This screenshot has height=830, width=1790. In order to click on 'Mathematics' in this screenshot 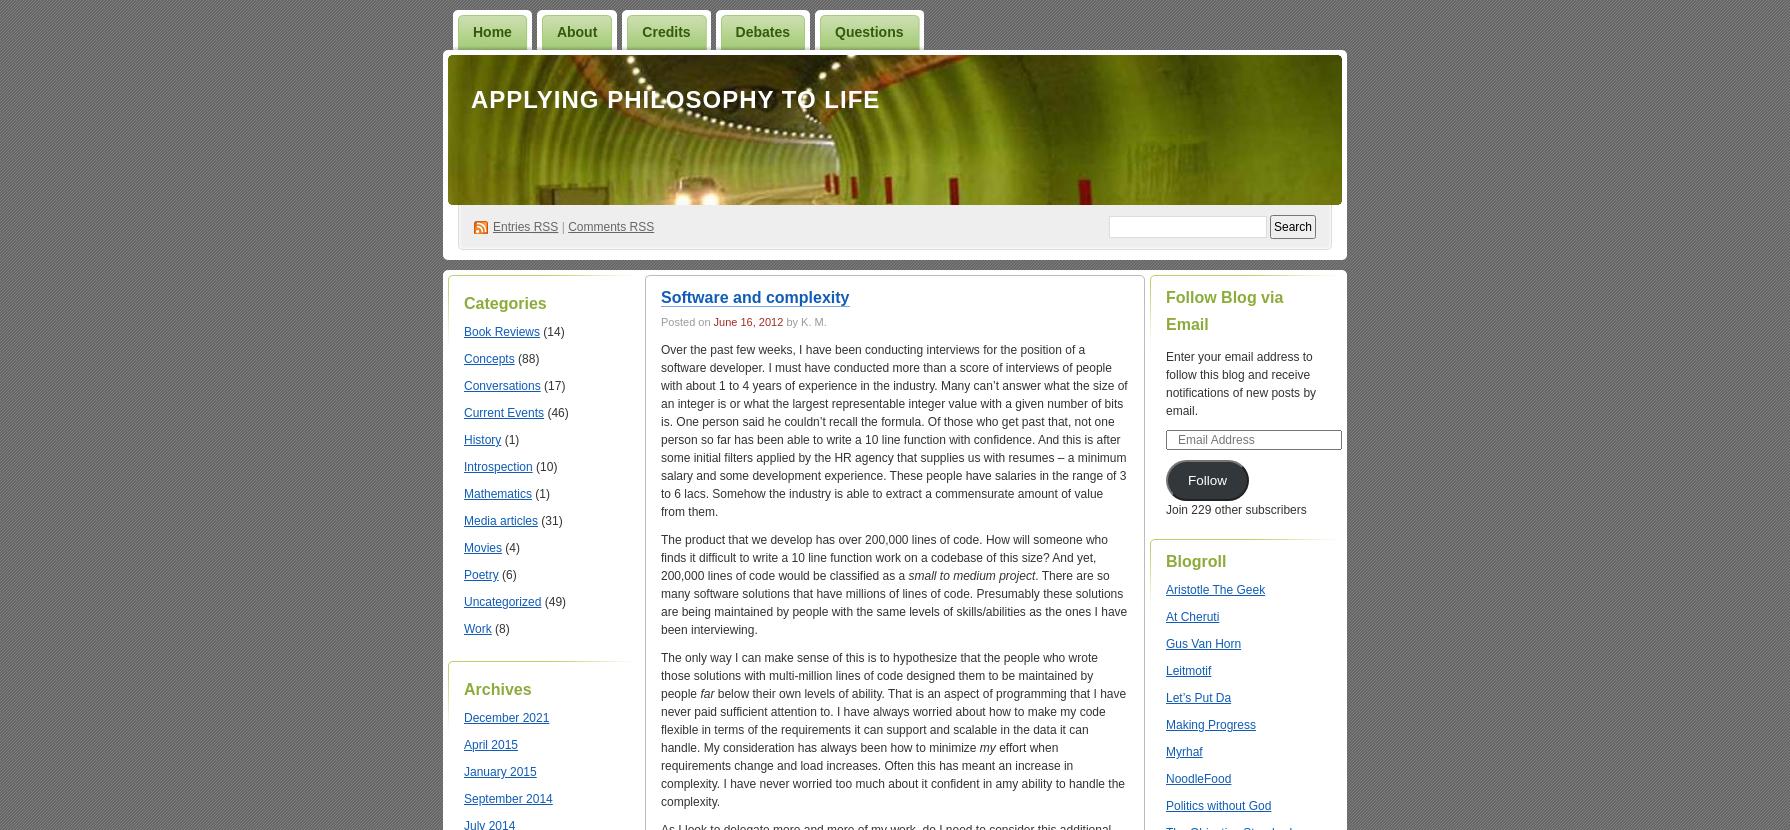, I will do `click(496, 493)`.